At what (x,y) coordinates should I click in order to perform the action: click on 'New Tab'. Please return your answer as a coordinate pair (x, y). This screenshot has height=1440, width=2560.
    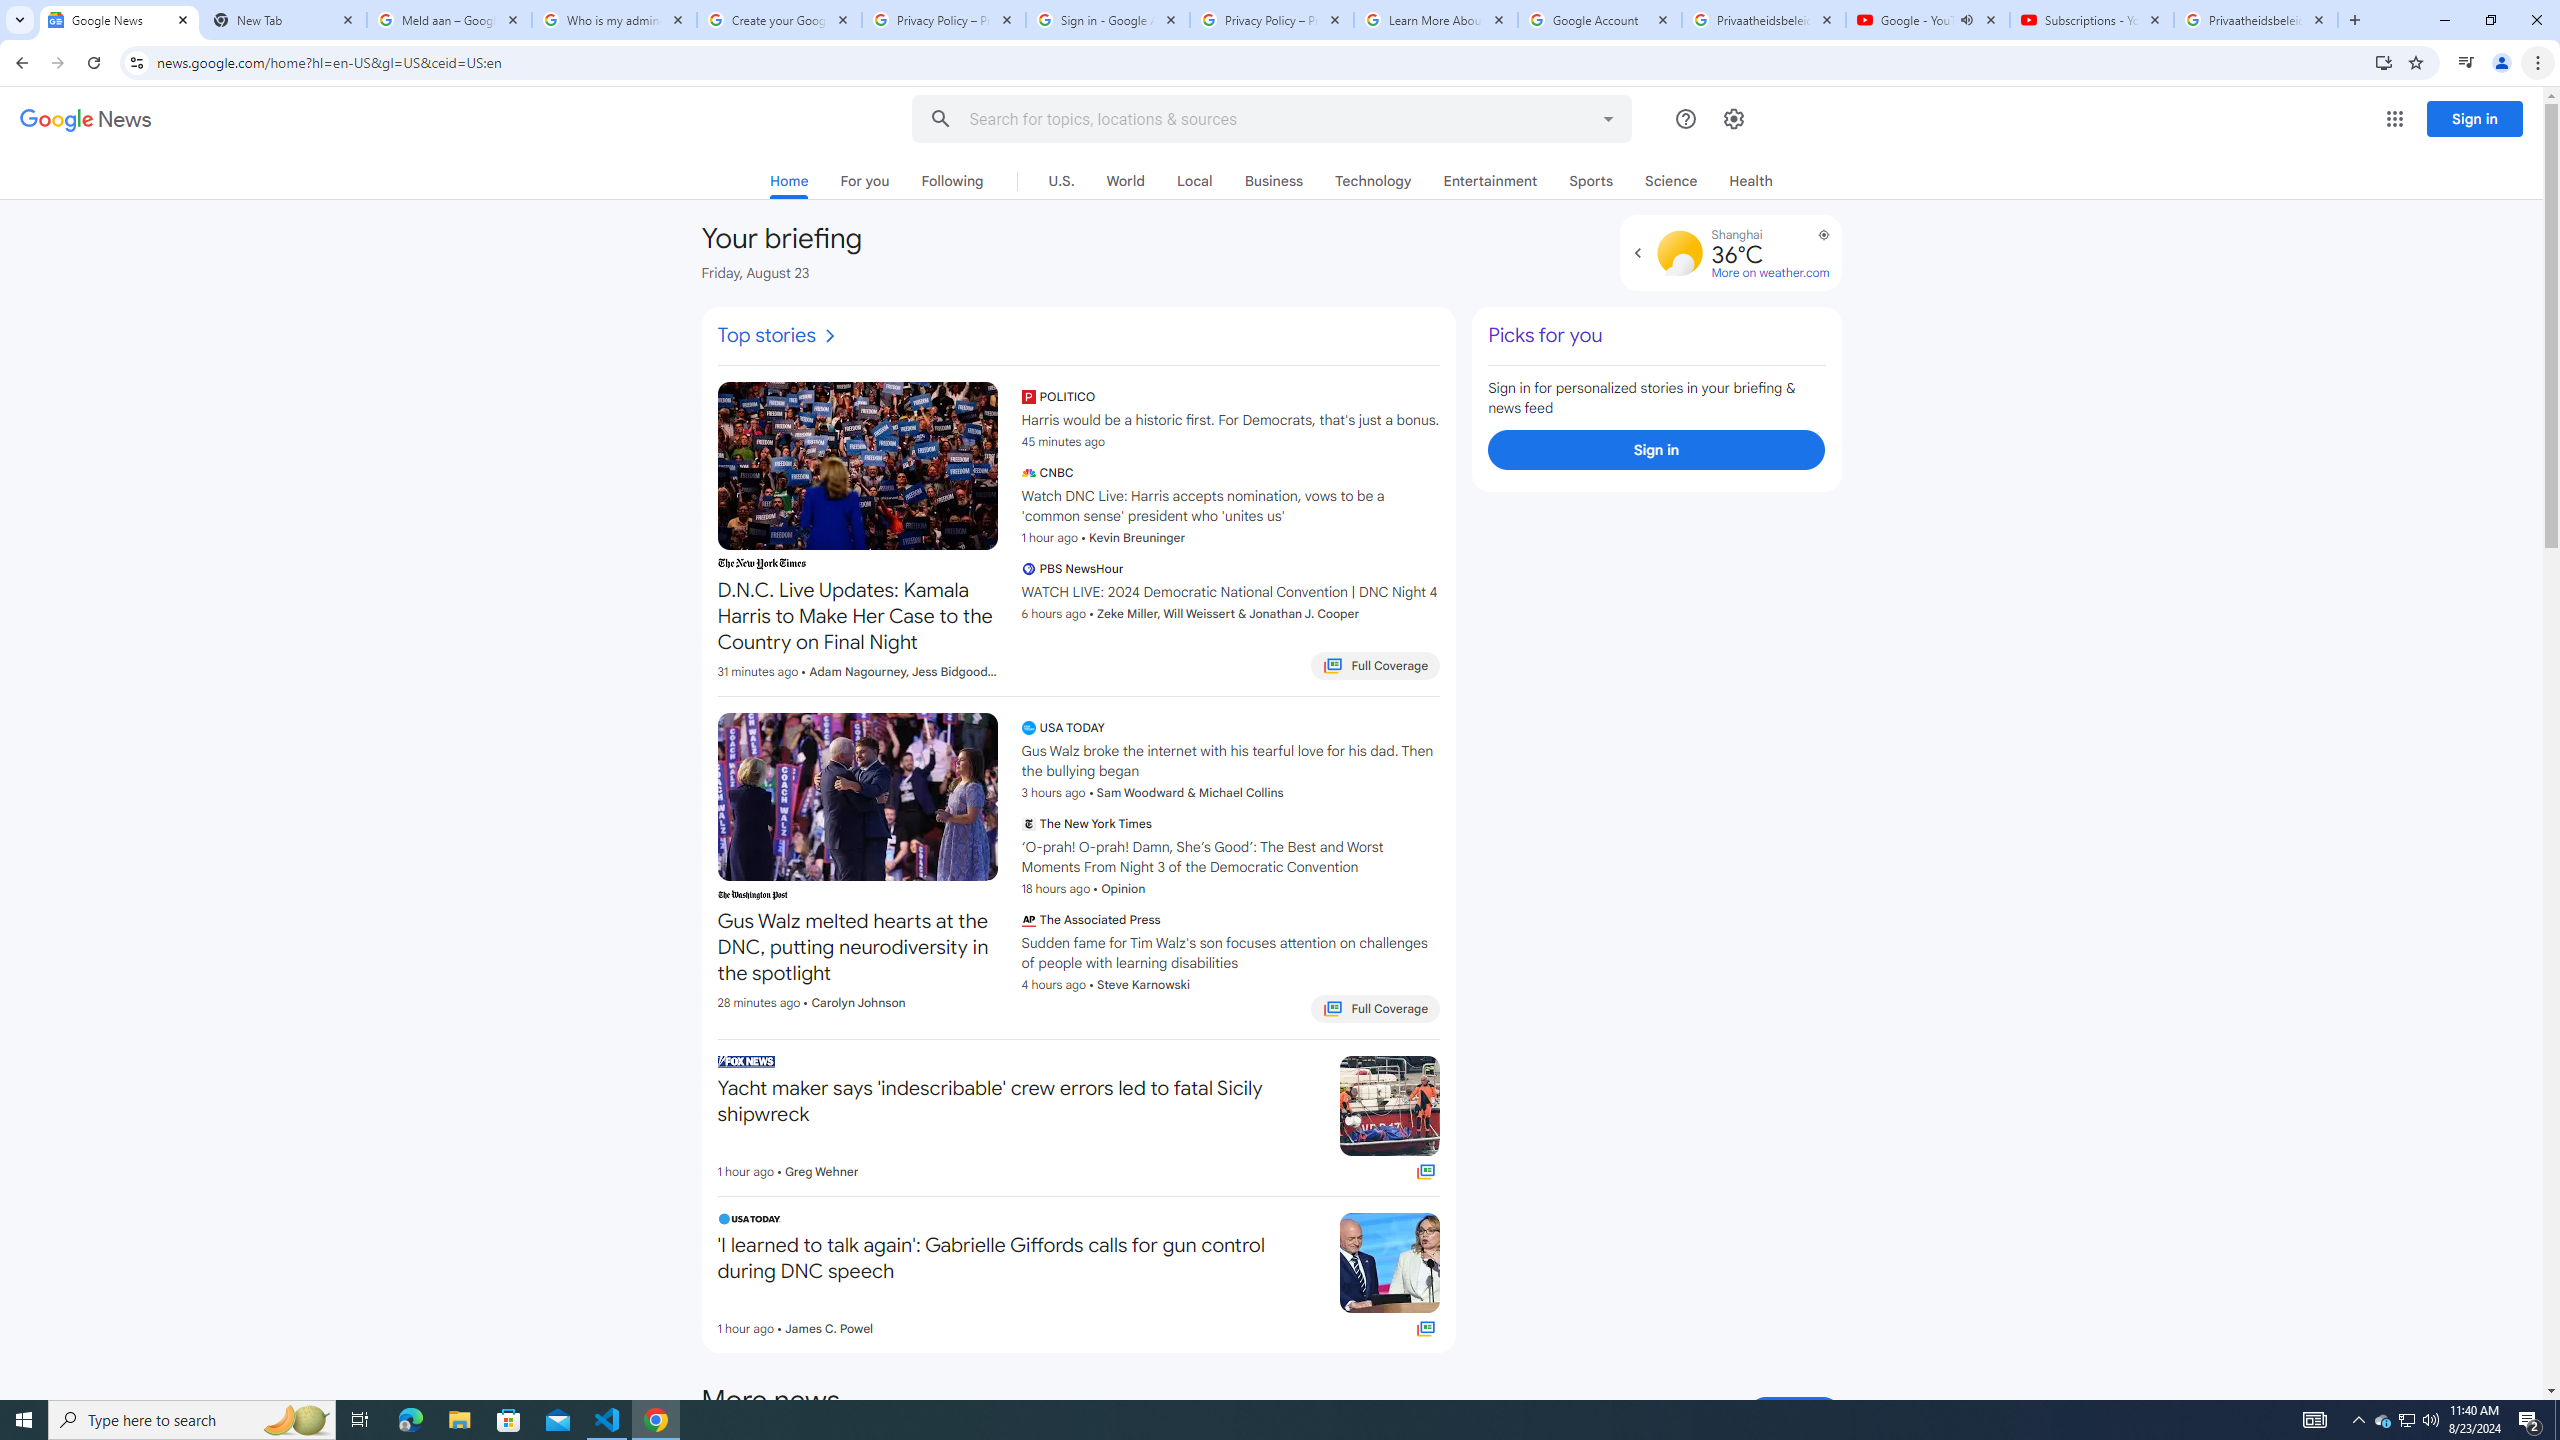
    Looking at the image, I should click on (284, 19).